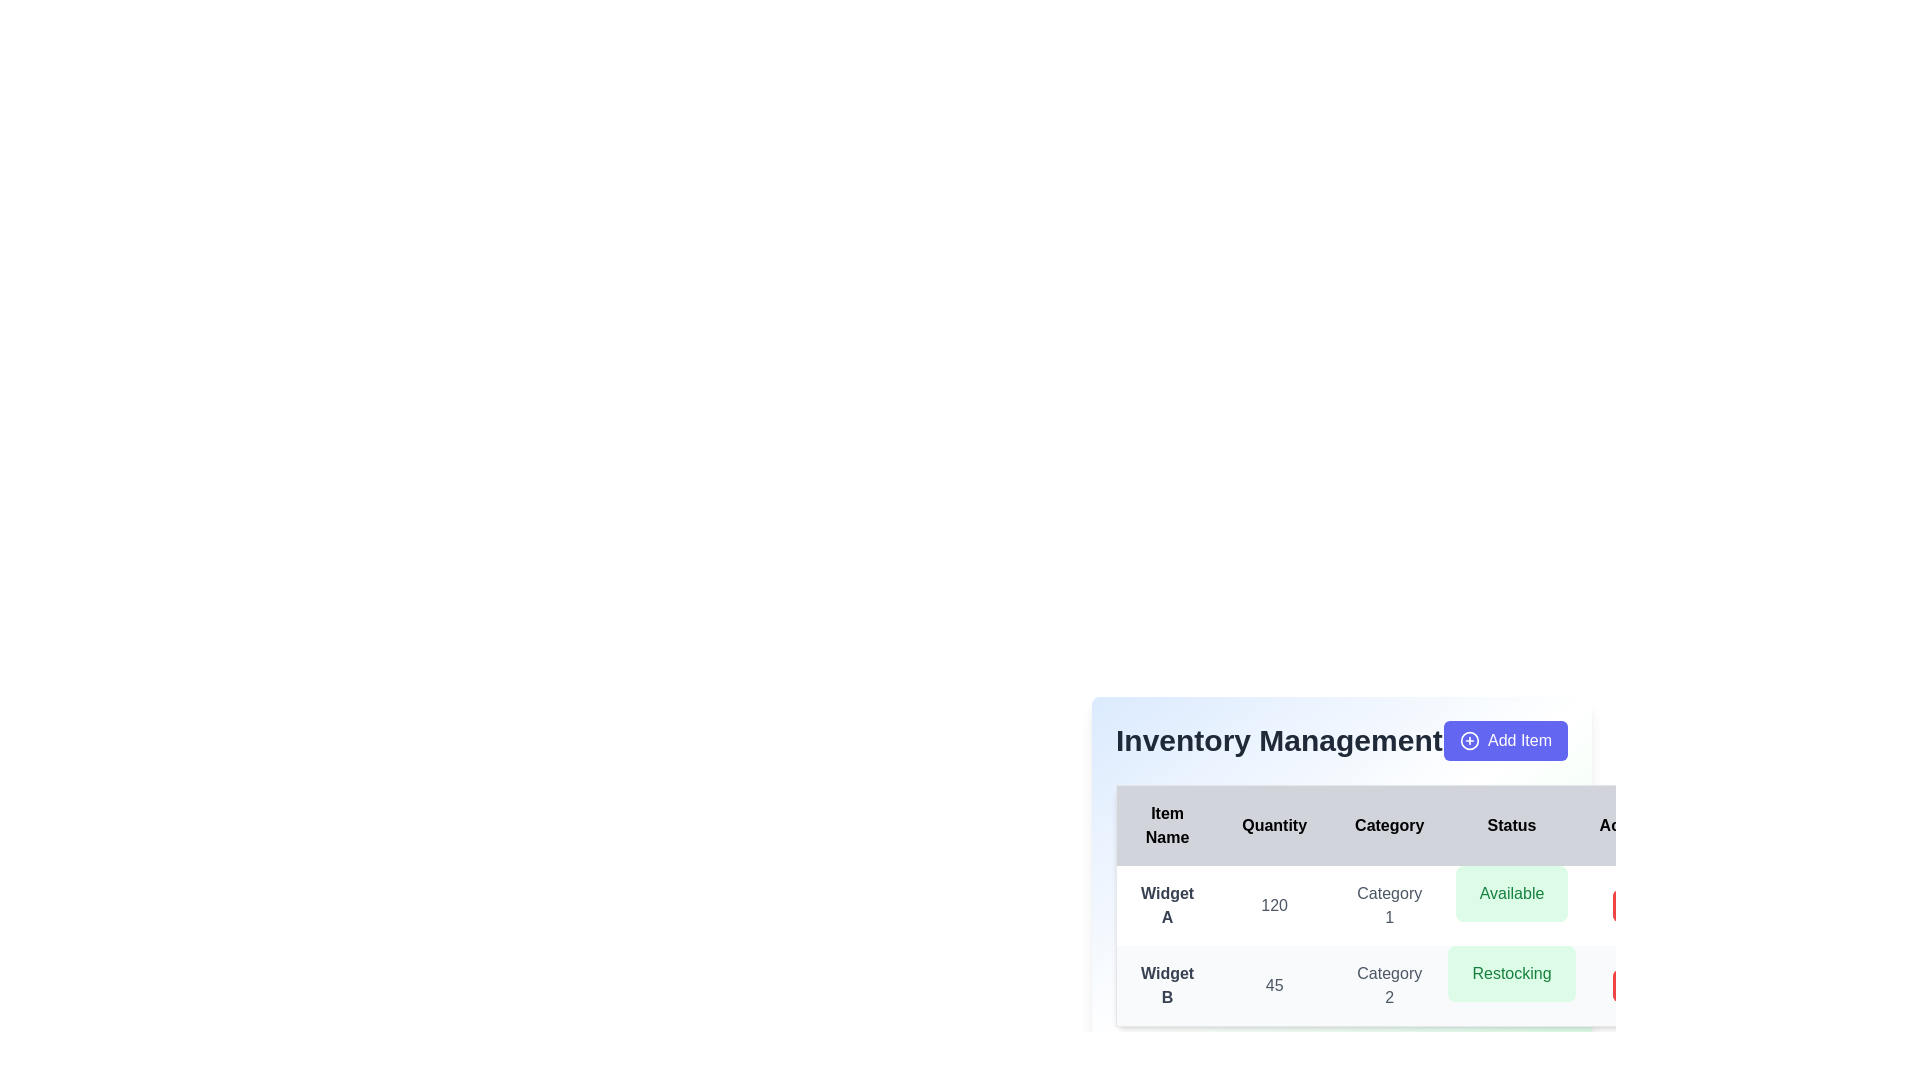 The width and height of the screenshot is (1920, 1080). What do you see at coordinates (1167, 906) in the screenshot?
I see `the Text label representing the name of an item in the inventory management table, located under the 'Item Name' column in the first row` at bounding box center [1167, 906].